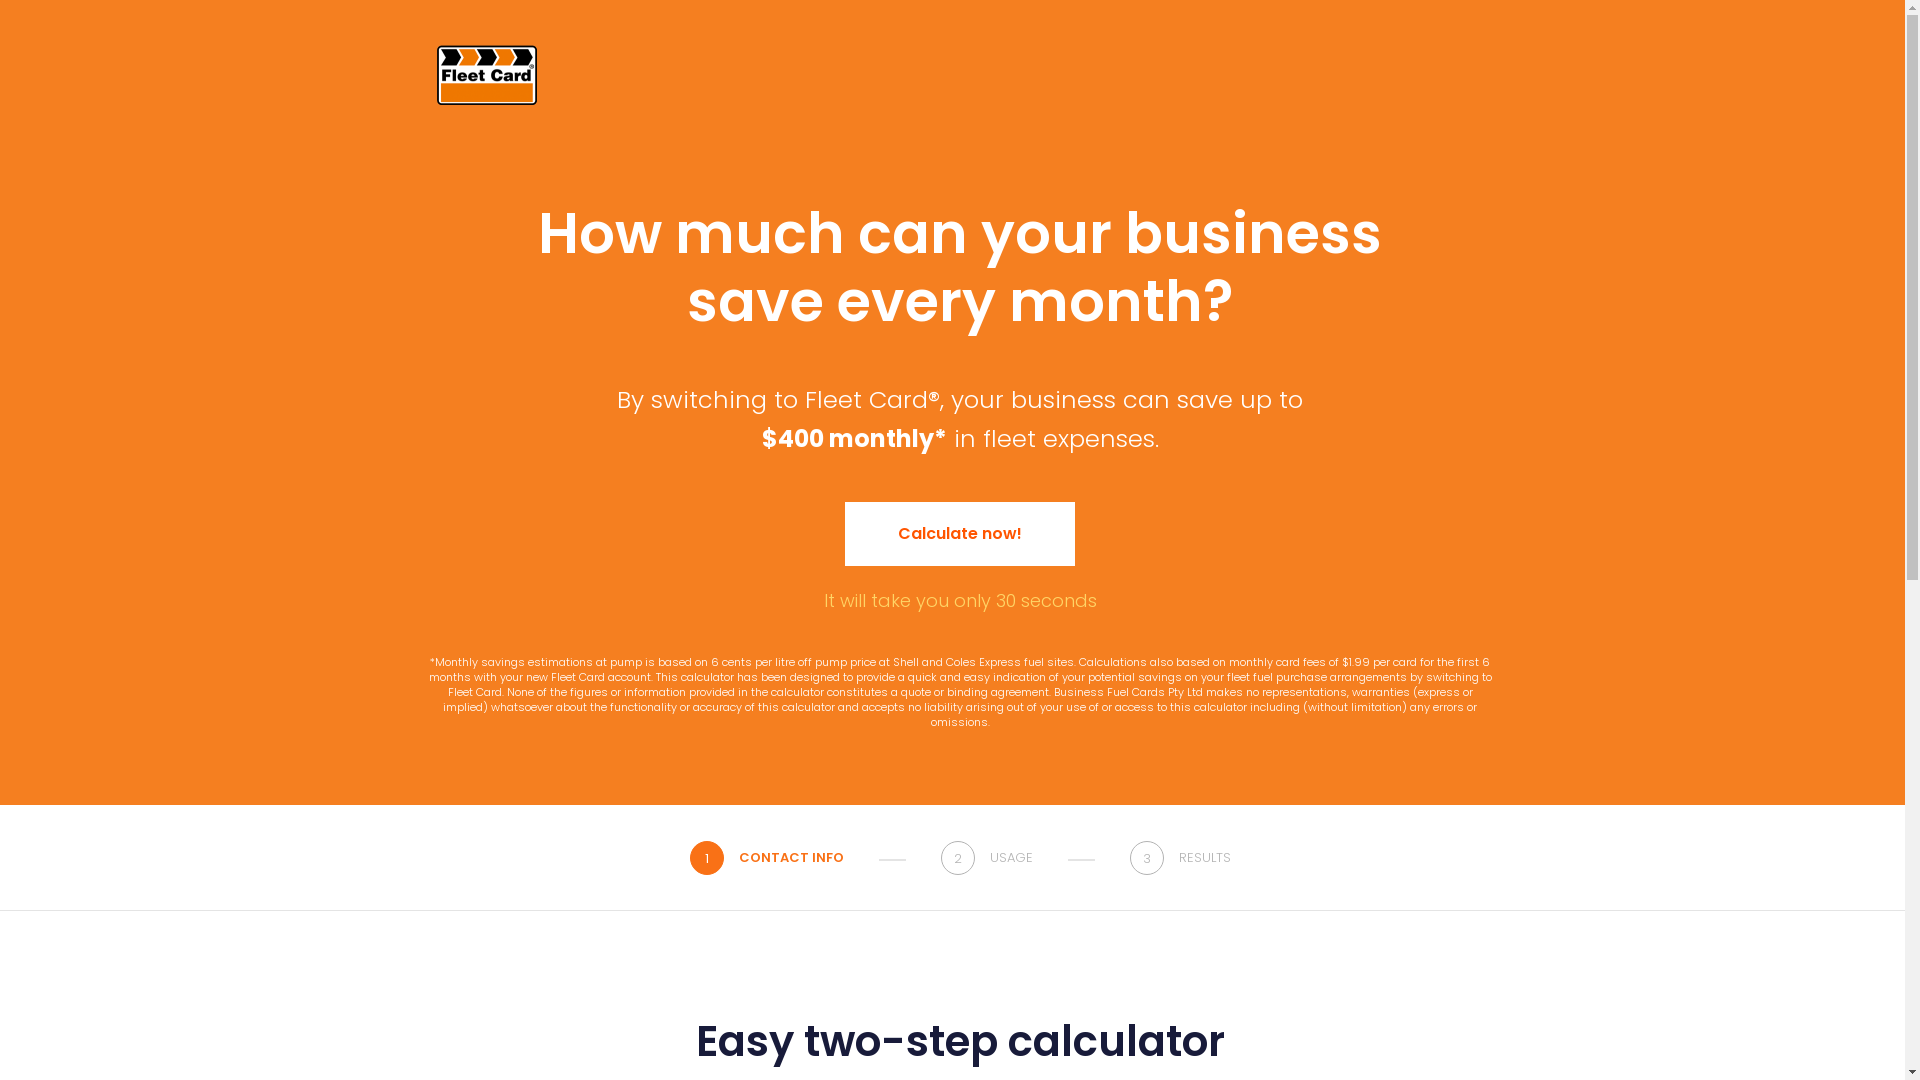 The width and height of the screenshot is (1920, 1080). What do you see at coordinates (486, 73) in the screenshot?
I see `'Fleet Card'` at bounding box center [486, 73].